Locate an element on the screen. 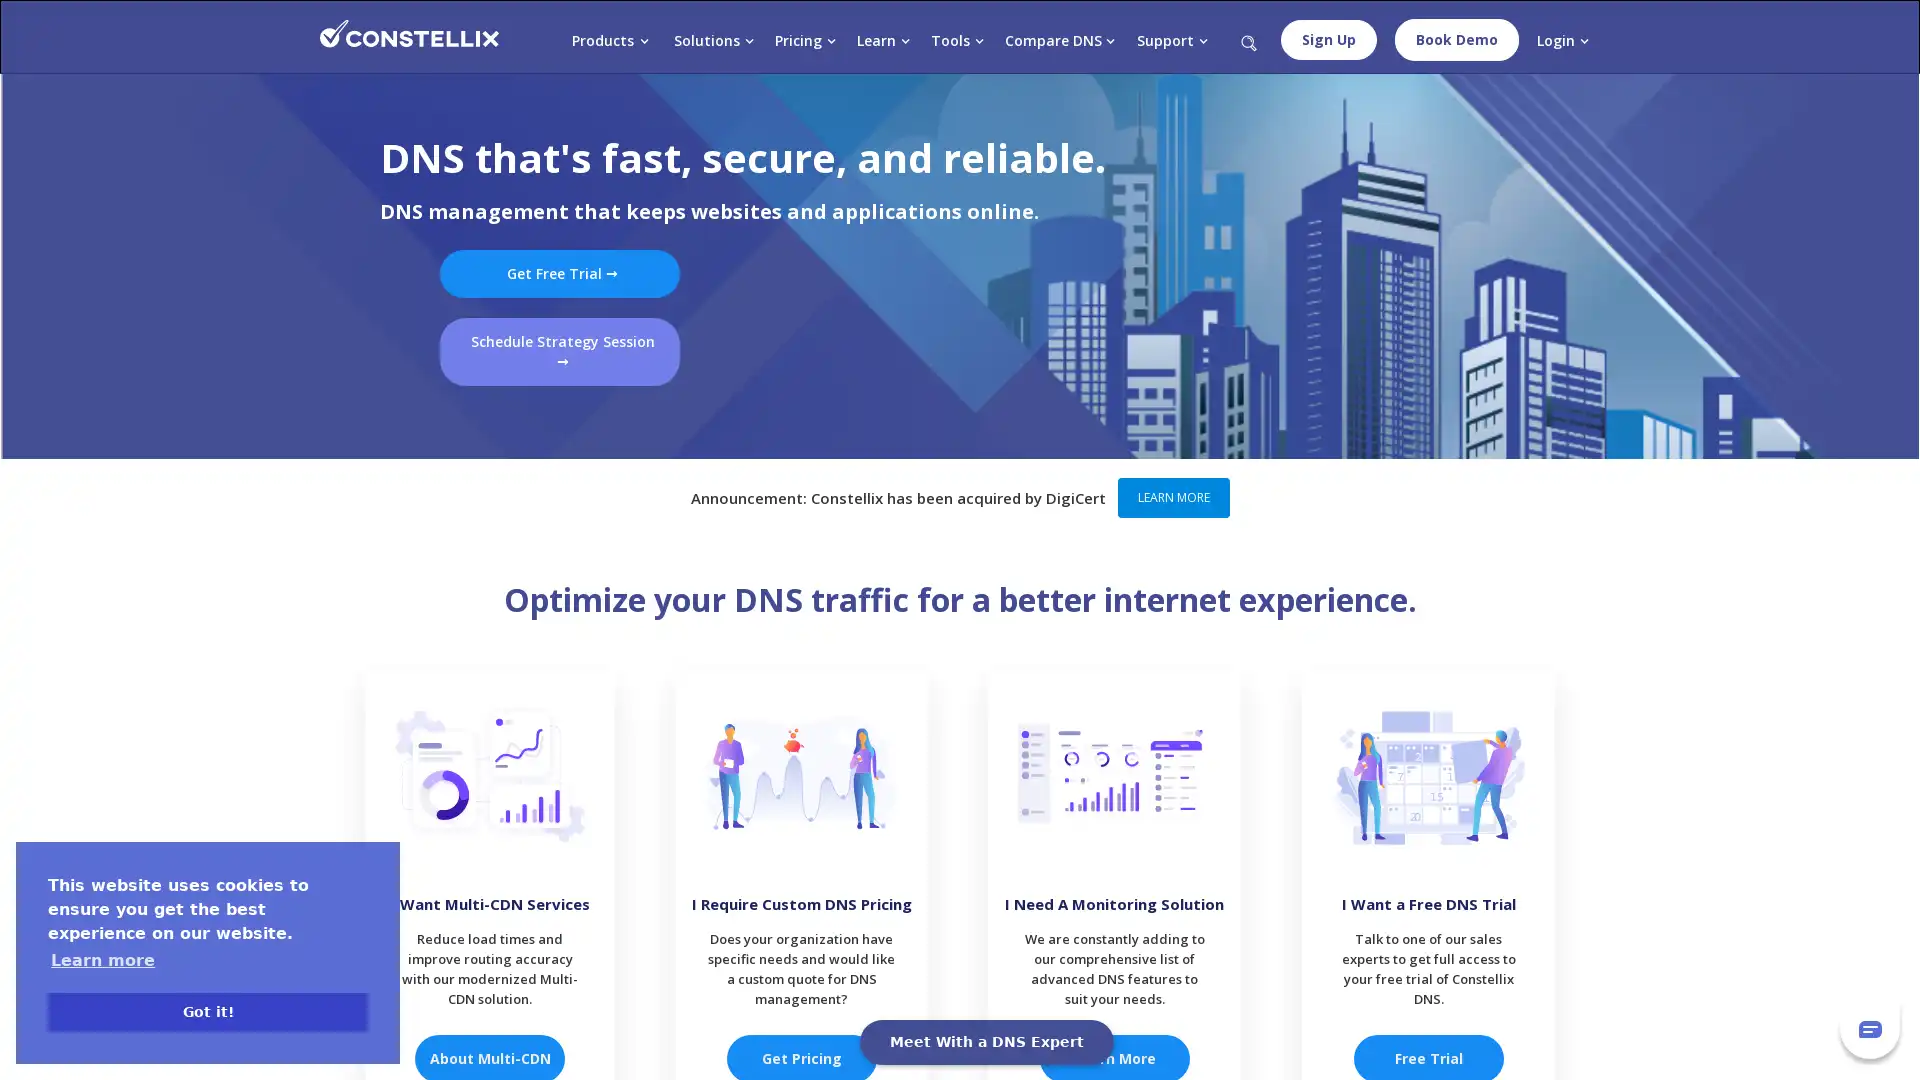 Image resolution: width=1920 pixels, height=1080 pixels. learn more about cookies is located at coordinates (101, 959).